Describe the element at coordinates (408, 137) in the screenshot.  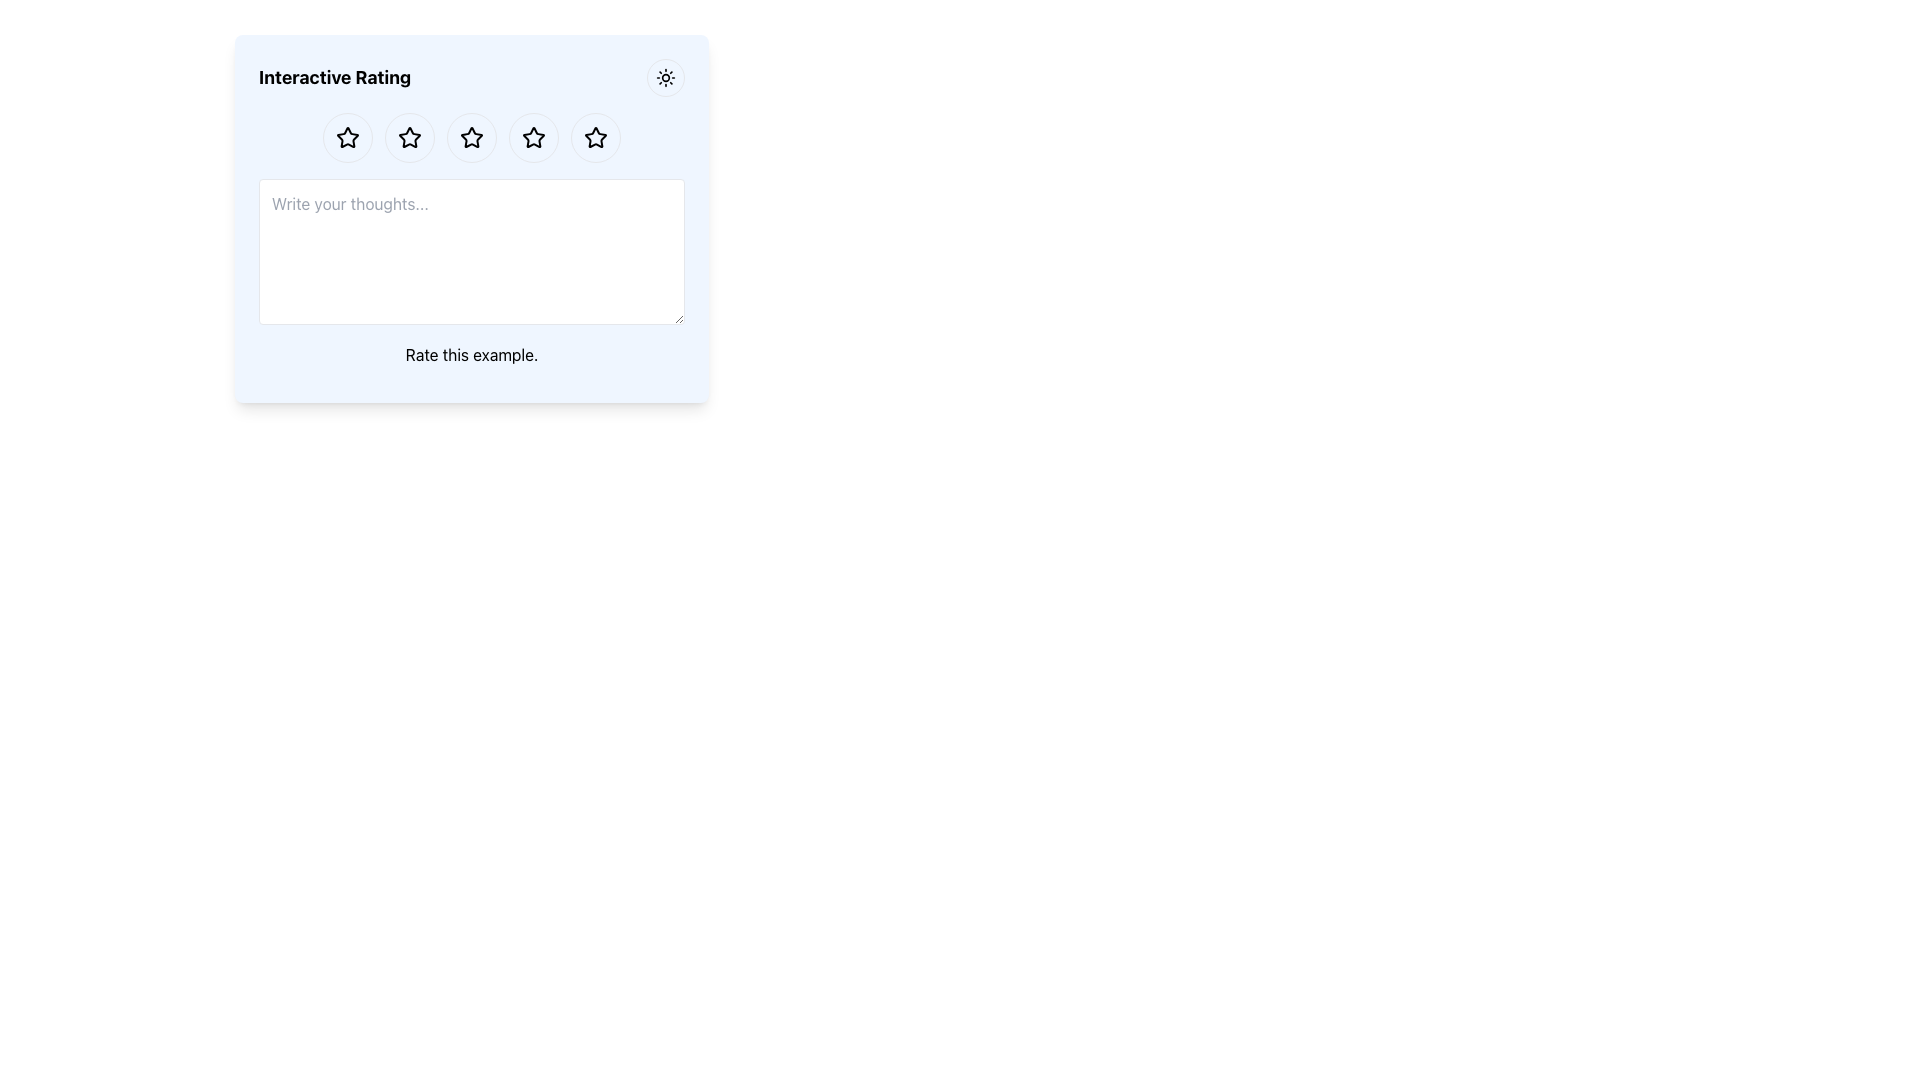
I see `the second star in the horizontal row of five stars, which is part of the rating system` at that location.